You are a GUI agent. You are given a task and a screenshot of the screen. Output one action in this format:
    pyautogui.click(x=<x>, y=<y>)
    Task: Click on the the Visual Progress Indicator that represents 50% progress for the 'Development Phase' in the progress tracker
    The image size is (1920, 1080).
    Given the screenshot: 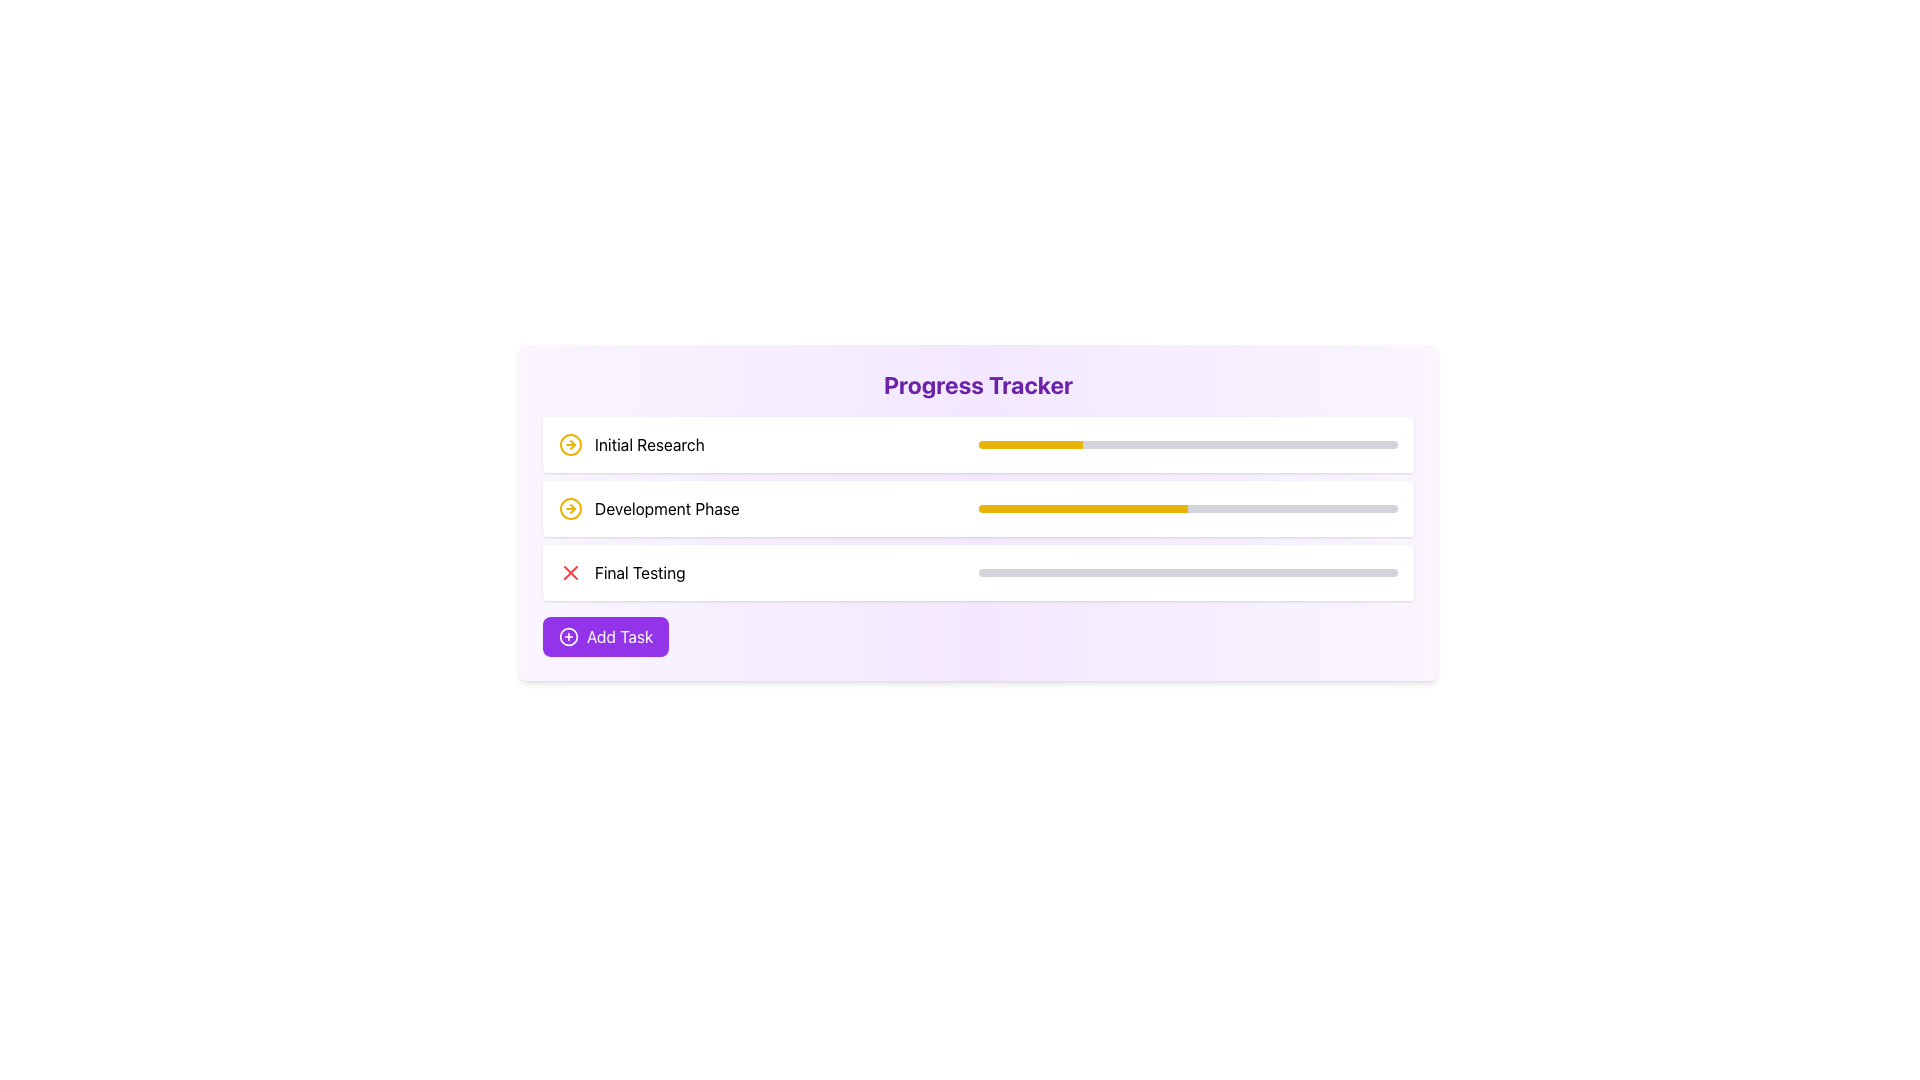 What is the action you would take?
    pyautogui.click(x=1082, y=508)
    